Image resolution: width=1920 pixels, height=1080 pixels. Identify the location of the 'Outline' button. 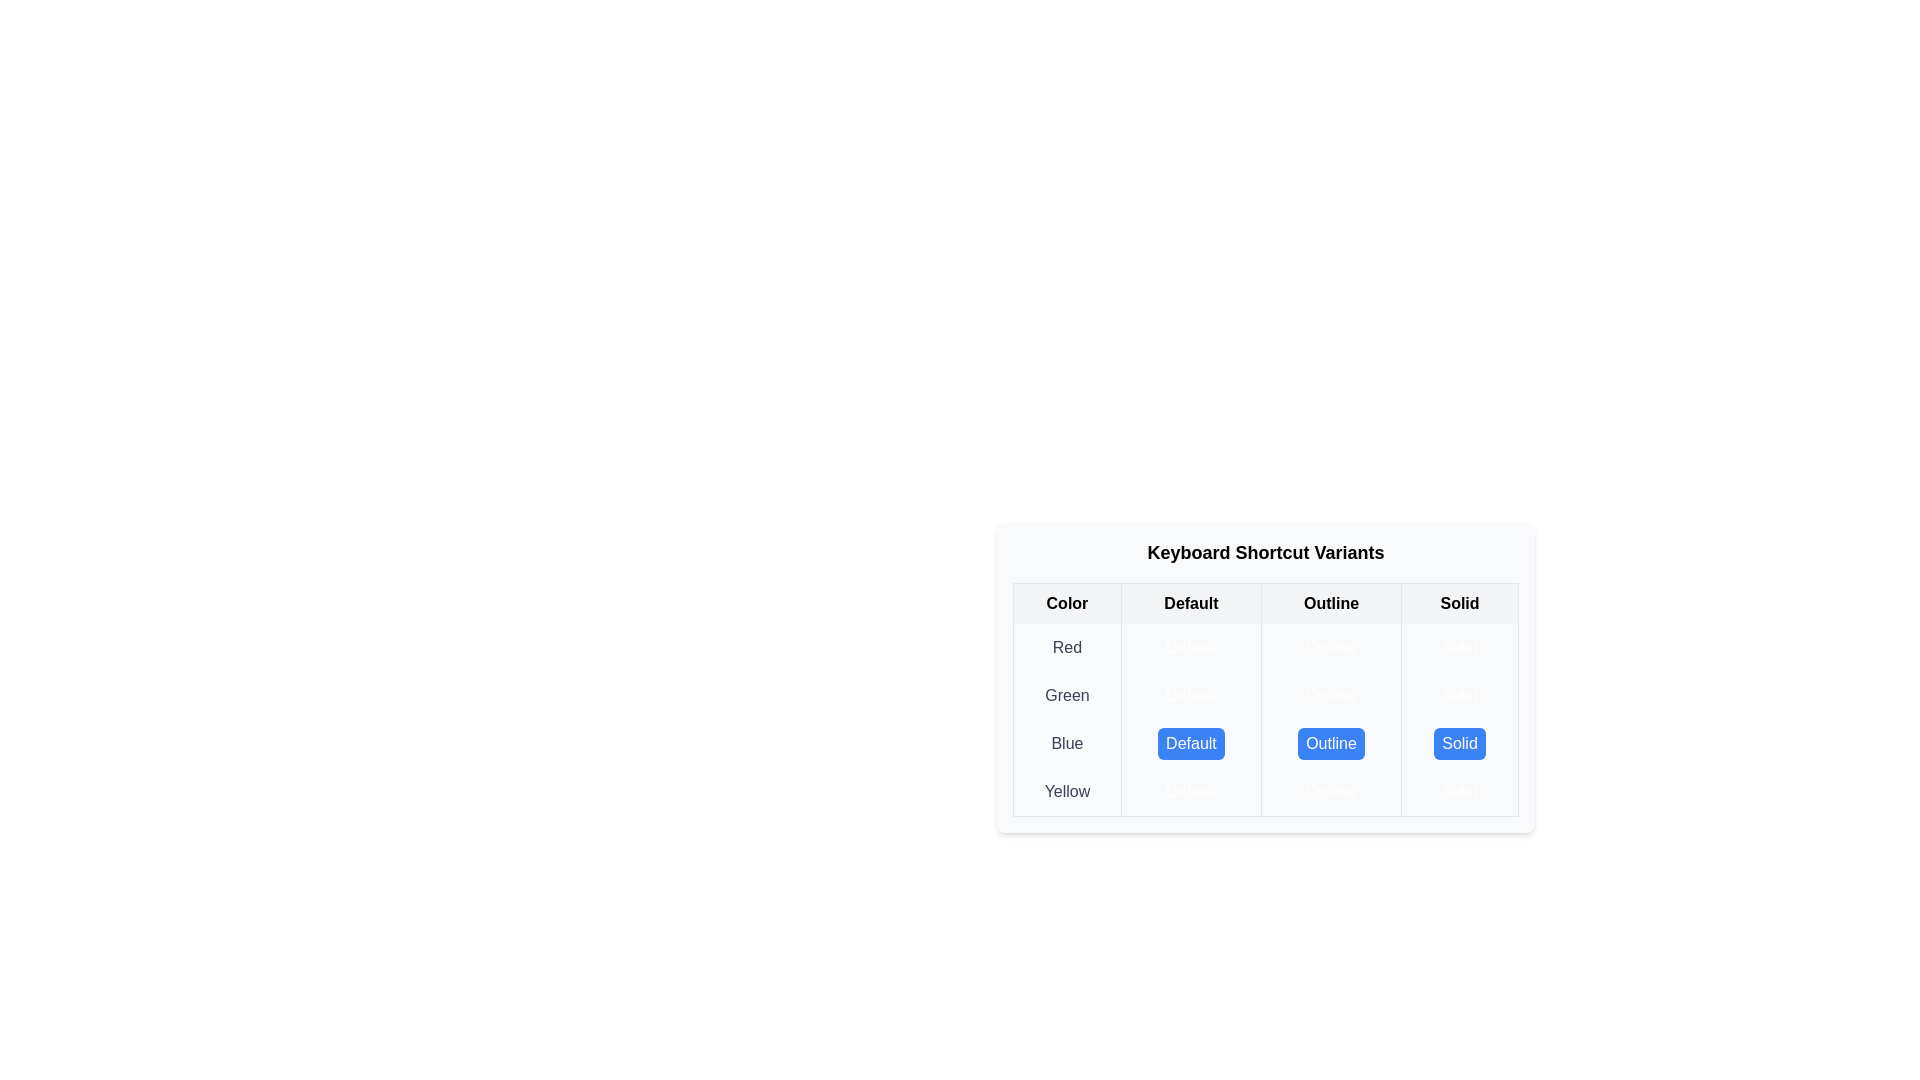
(1331, 744).